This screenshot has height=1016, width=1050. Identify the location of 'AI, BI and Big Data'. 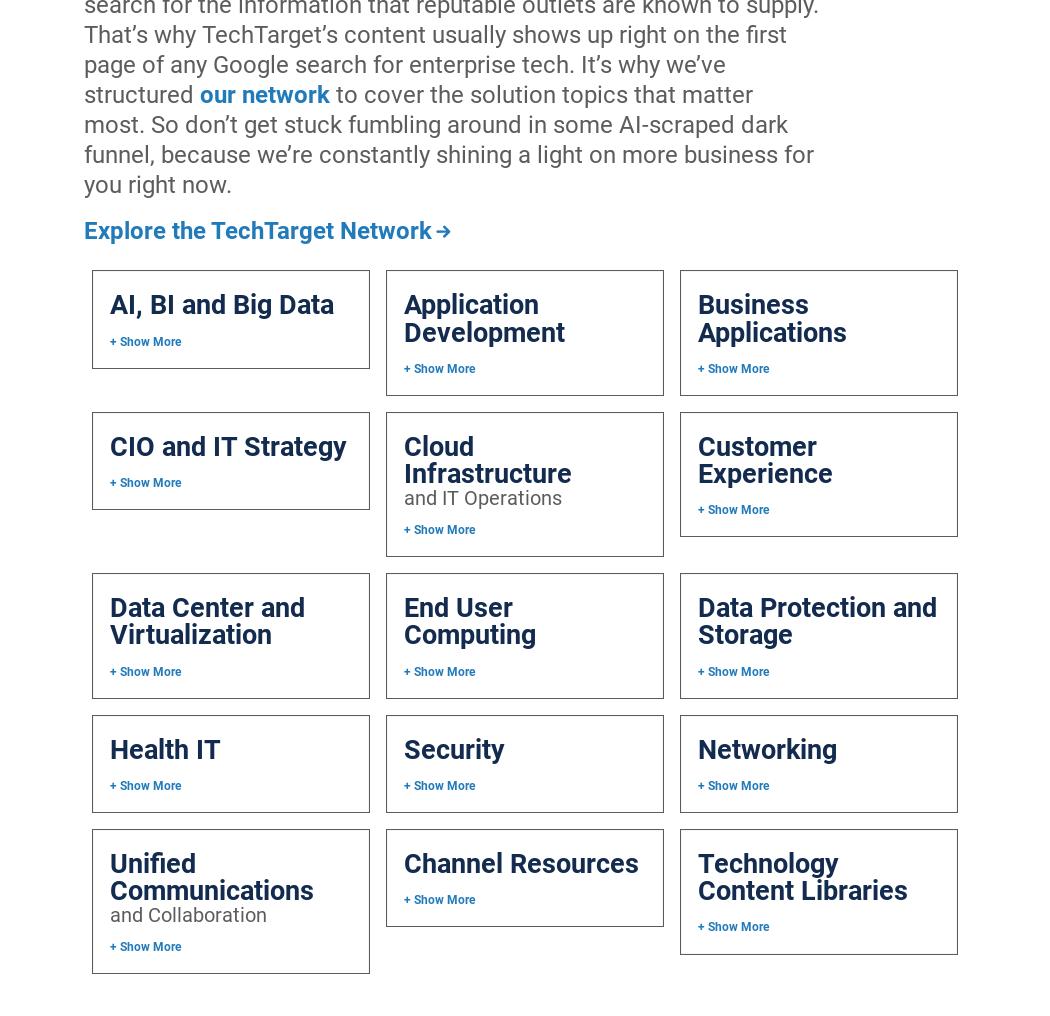
(220, 304).